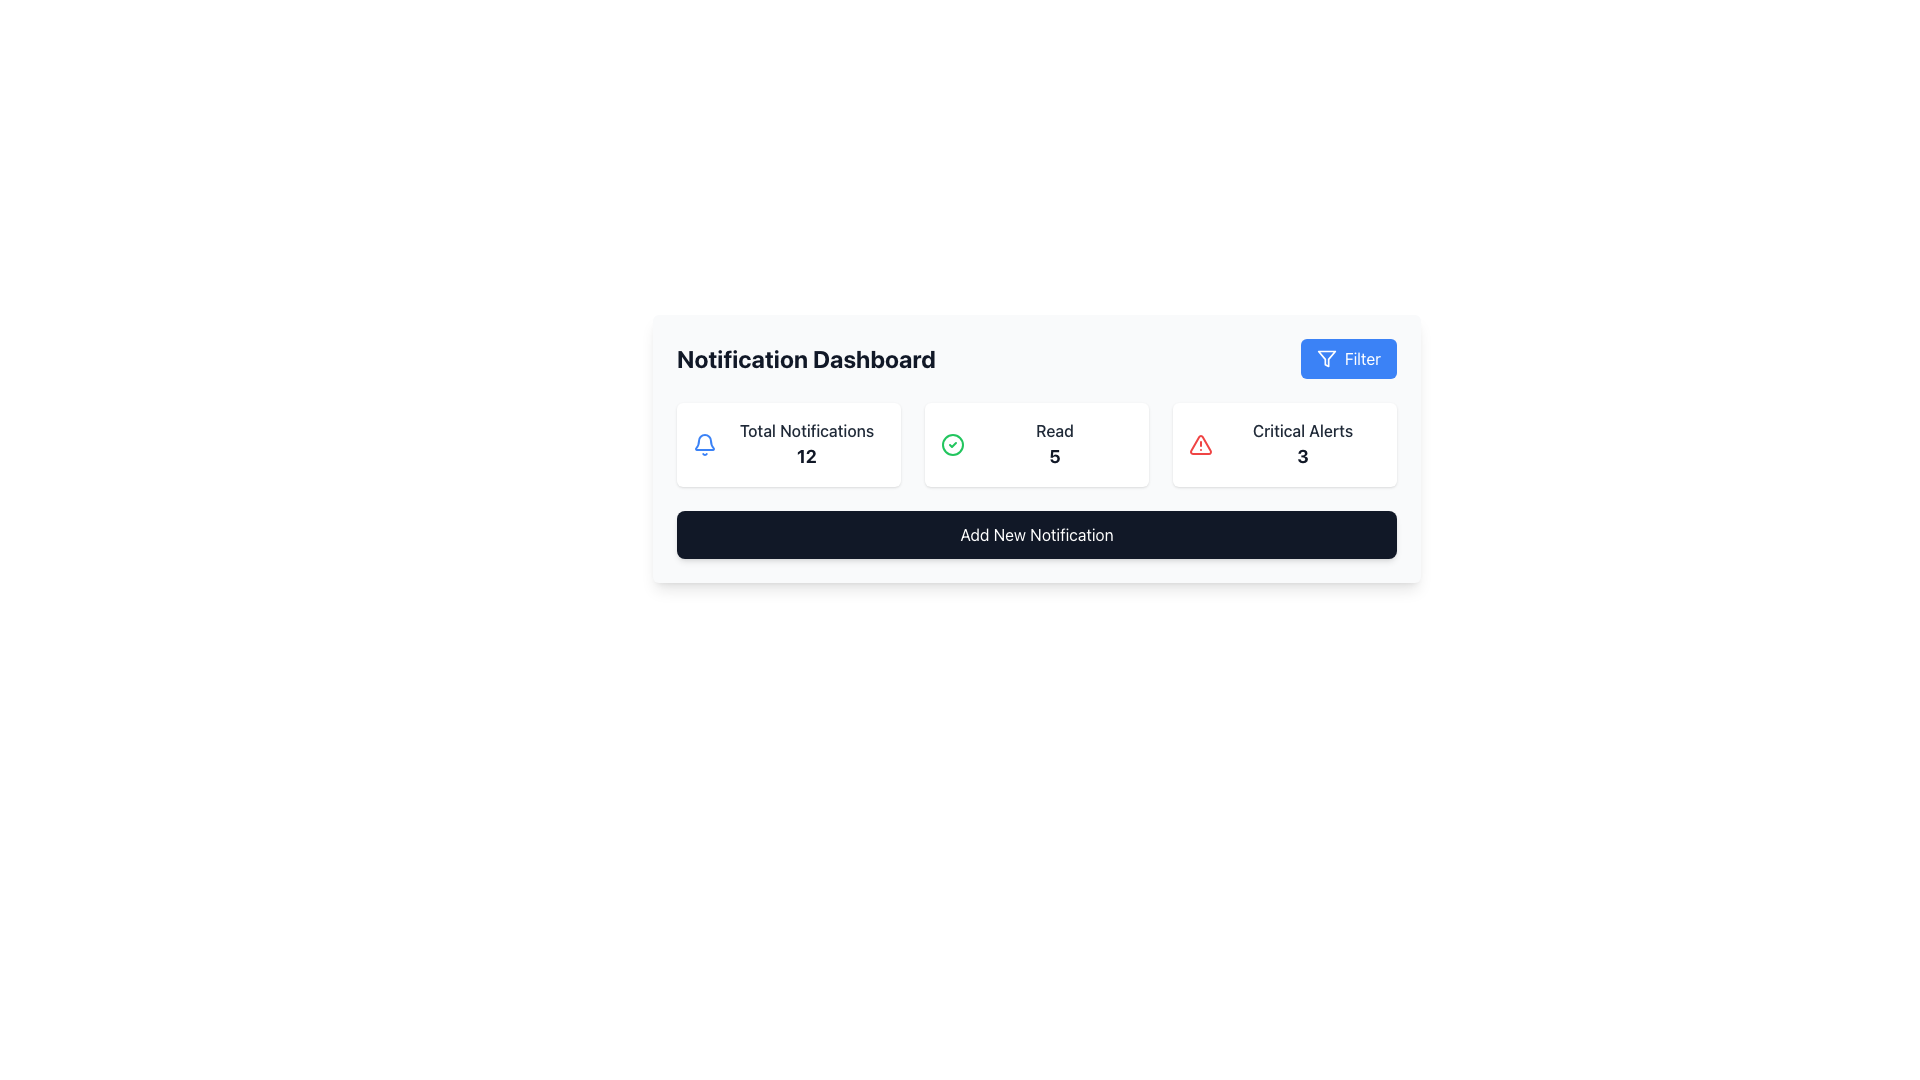 Image resolution: width=1920 pixels, height=1080 pixels. What do you see at coordinates (806, 443) in the screenshot?
I see `total number of notifications displayed in the bold text element located in the top-left white card of the Notification Dashboard, which is beneath the blue bell icon` at bounding box center [806, 443].